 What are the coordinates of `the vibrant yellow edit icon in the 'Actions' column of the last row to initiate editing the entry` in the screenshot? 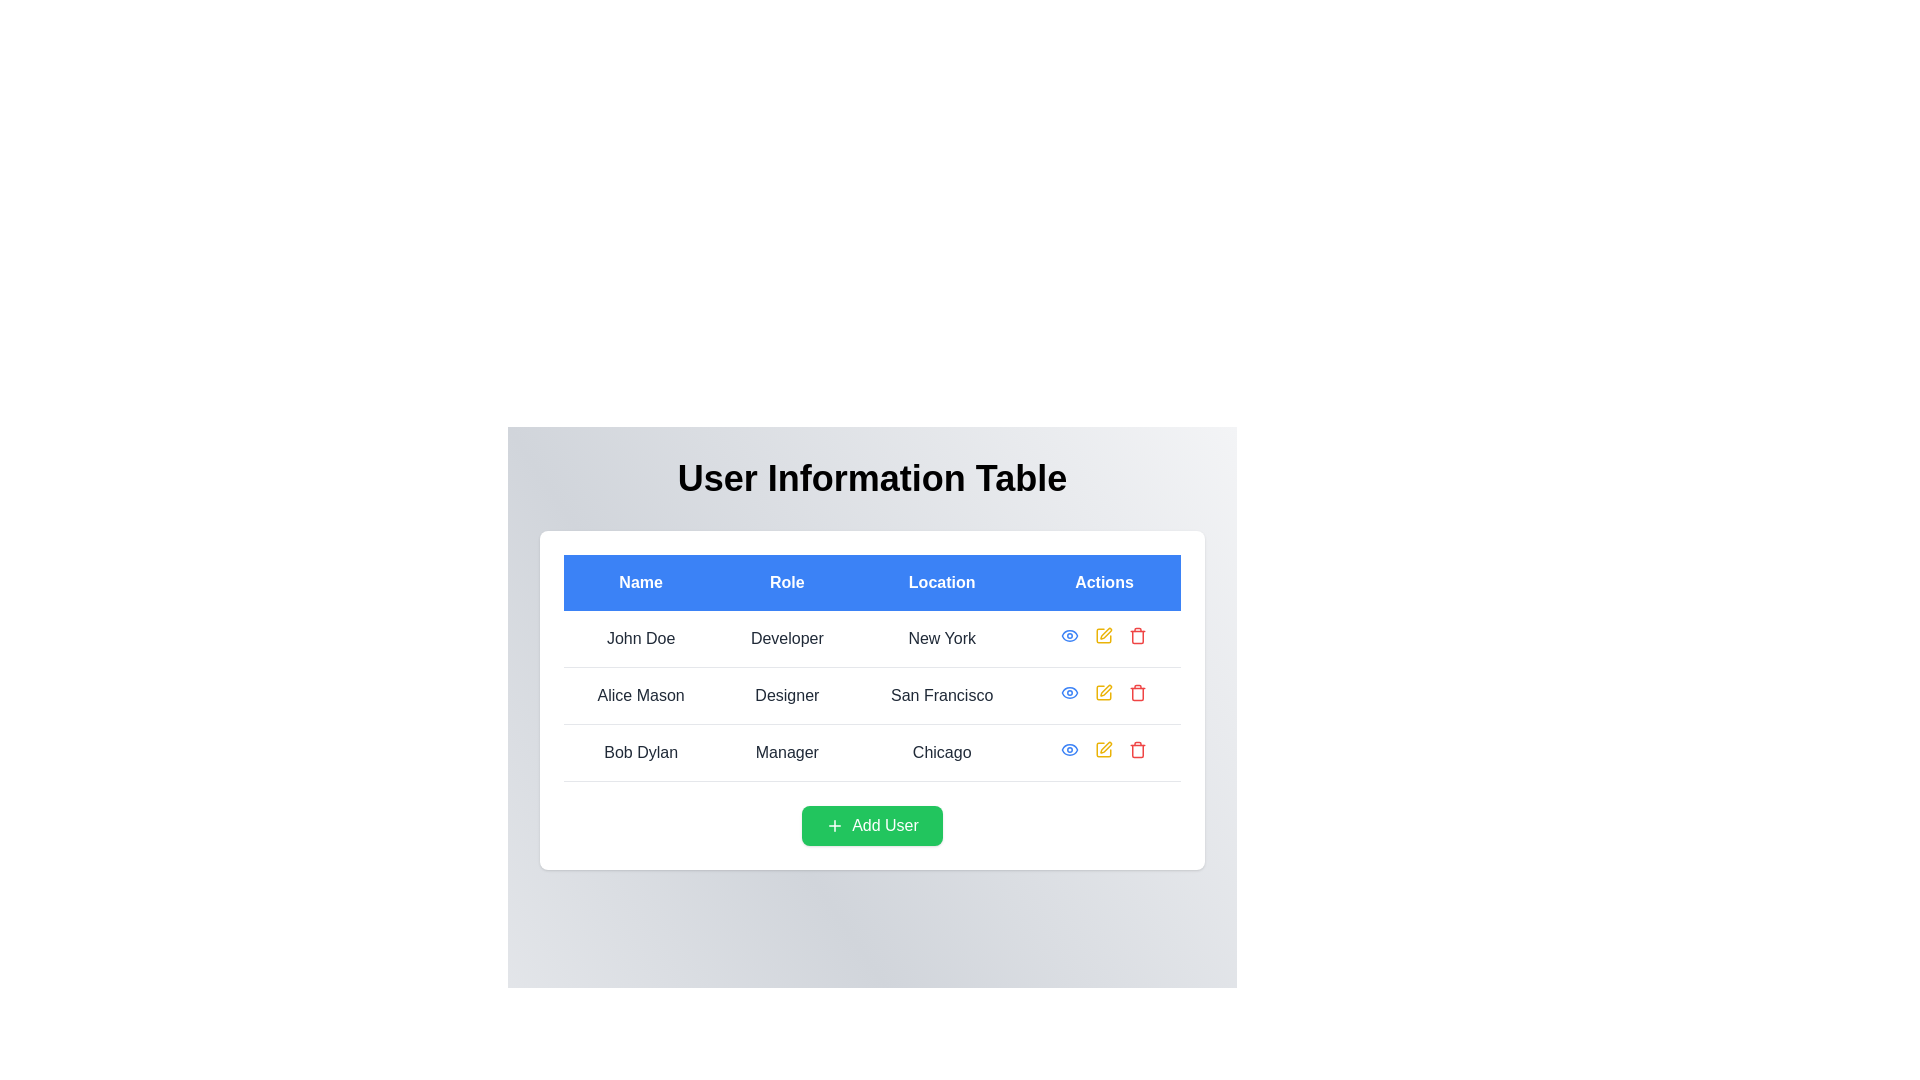 It's located at (1103, 749).